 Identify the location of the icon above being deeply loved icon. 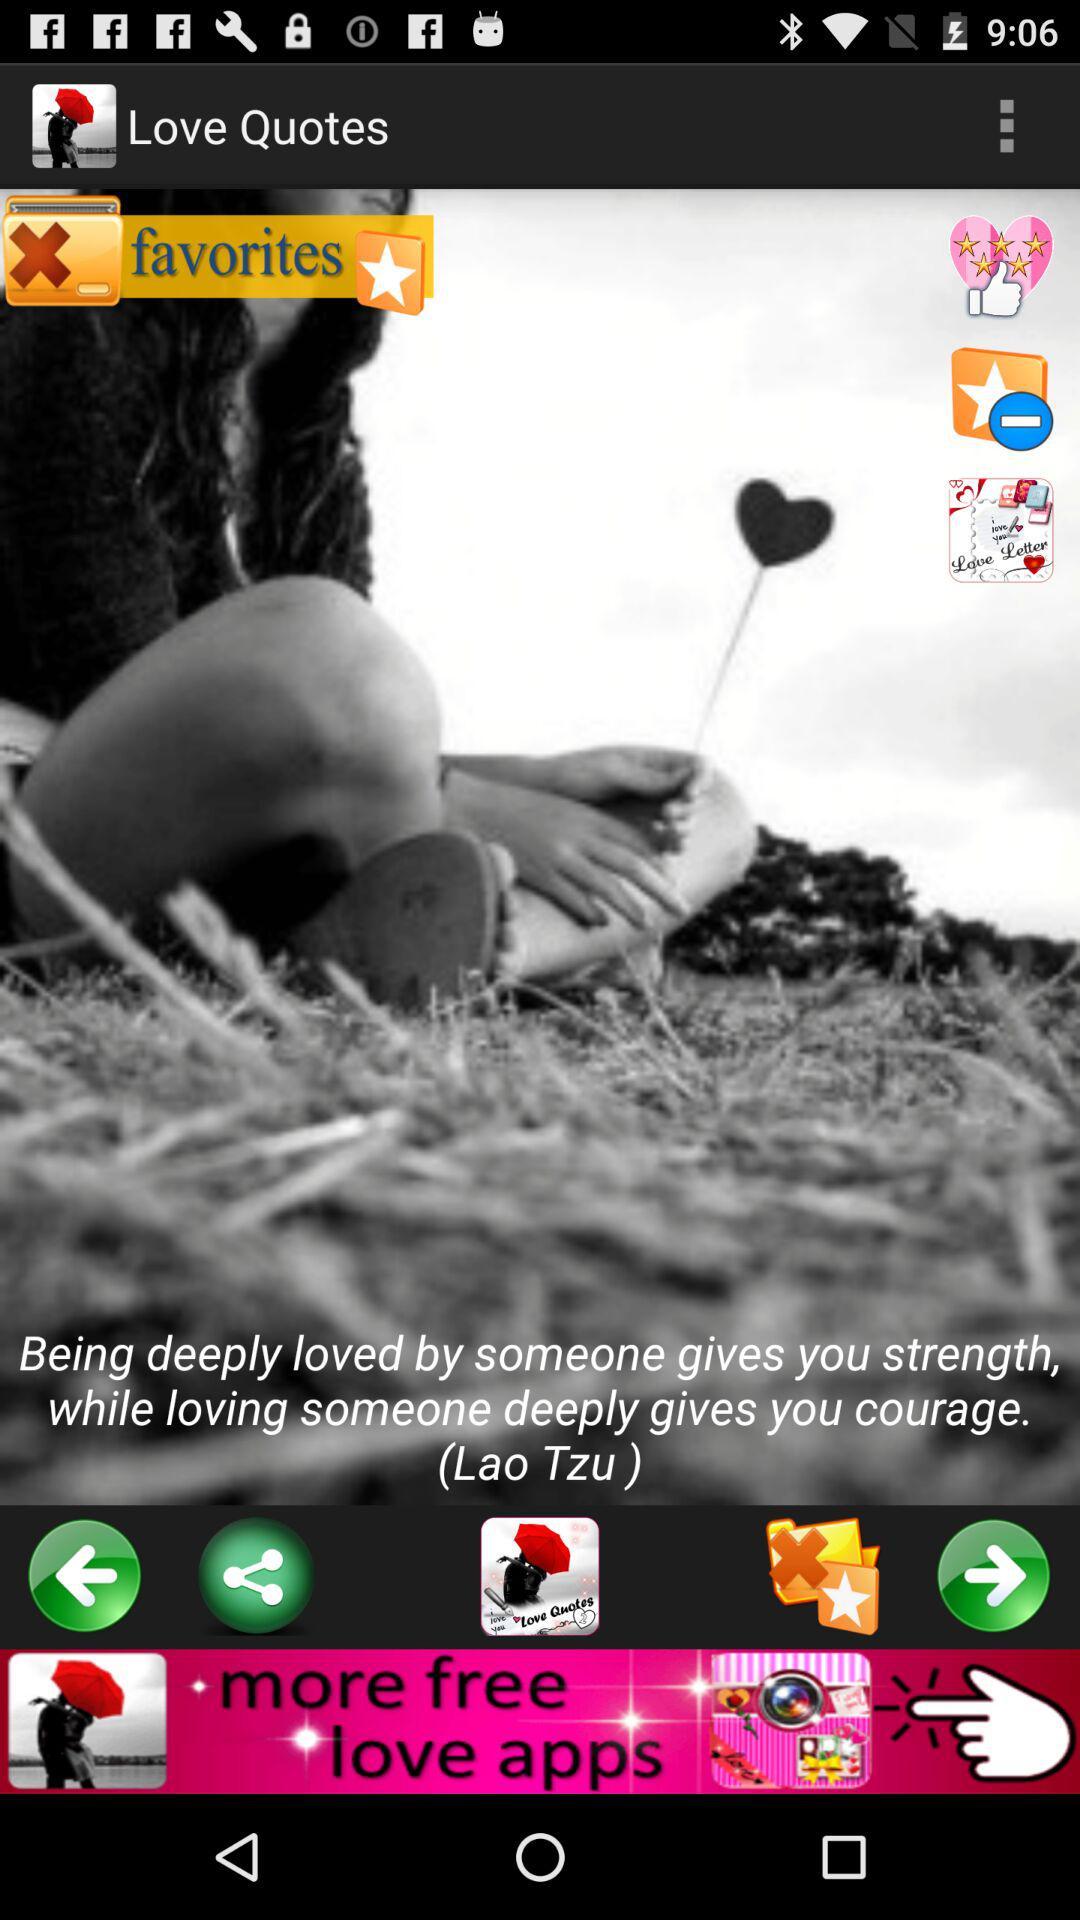
(1006, 124).